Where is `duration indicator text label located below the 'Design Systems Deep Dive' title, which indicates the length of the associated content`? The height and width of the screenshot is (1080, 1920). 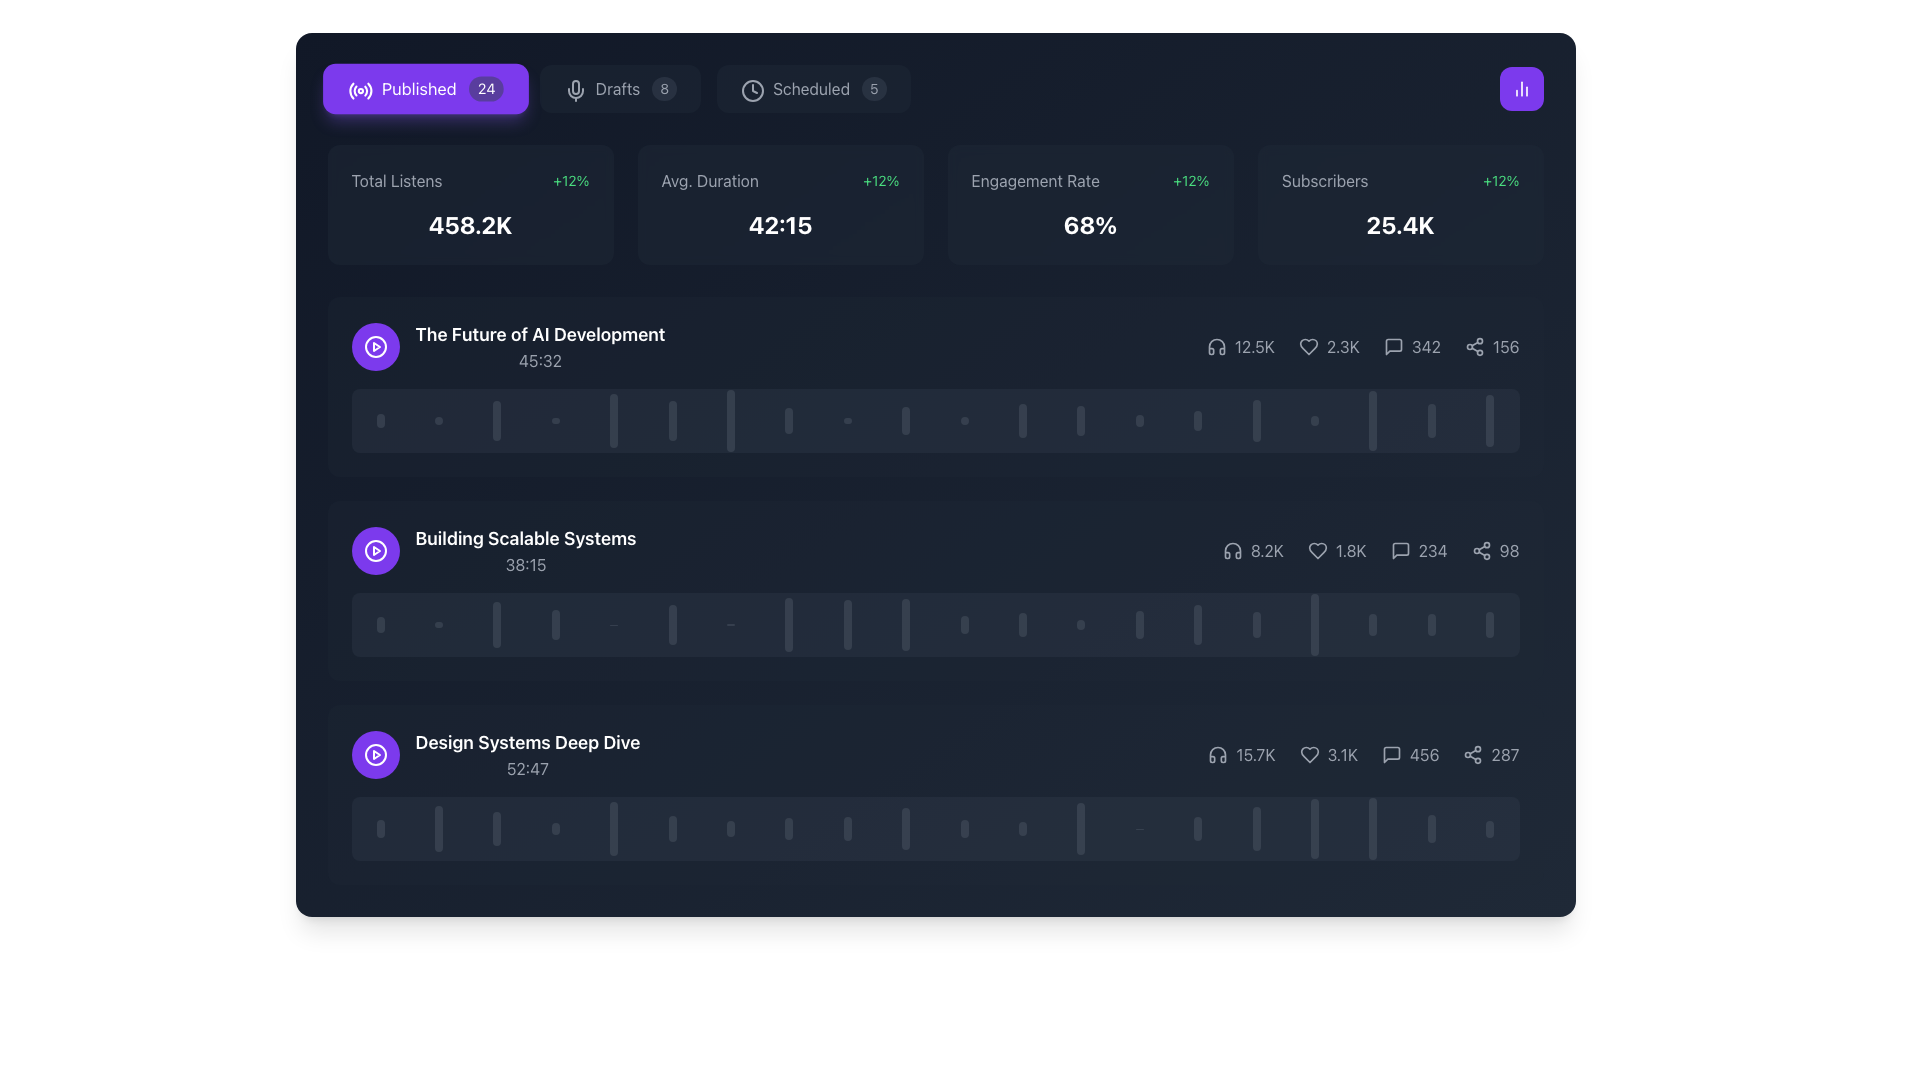 duration indicator text label located below the 'Design Systems Deep Dive' title, which indicates the length of the associated content is located at coordinates (528, 767).